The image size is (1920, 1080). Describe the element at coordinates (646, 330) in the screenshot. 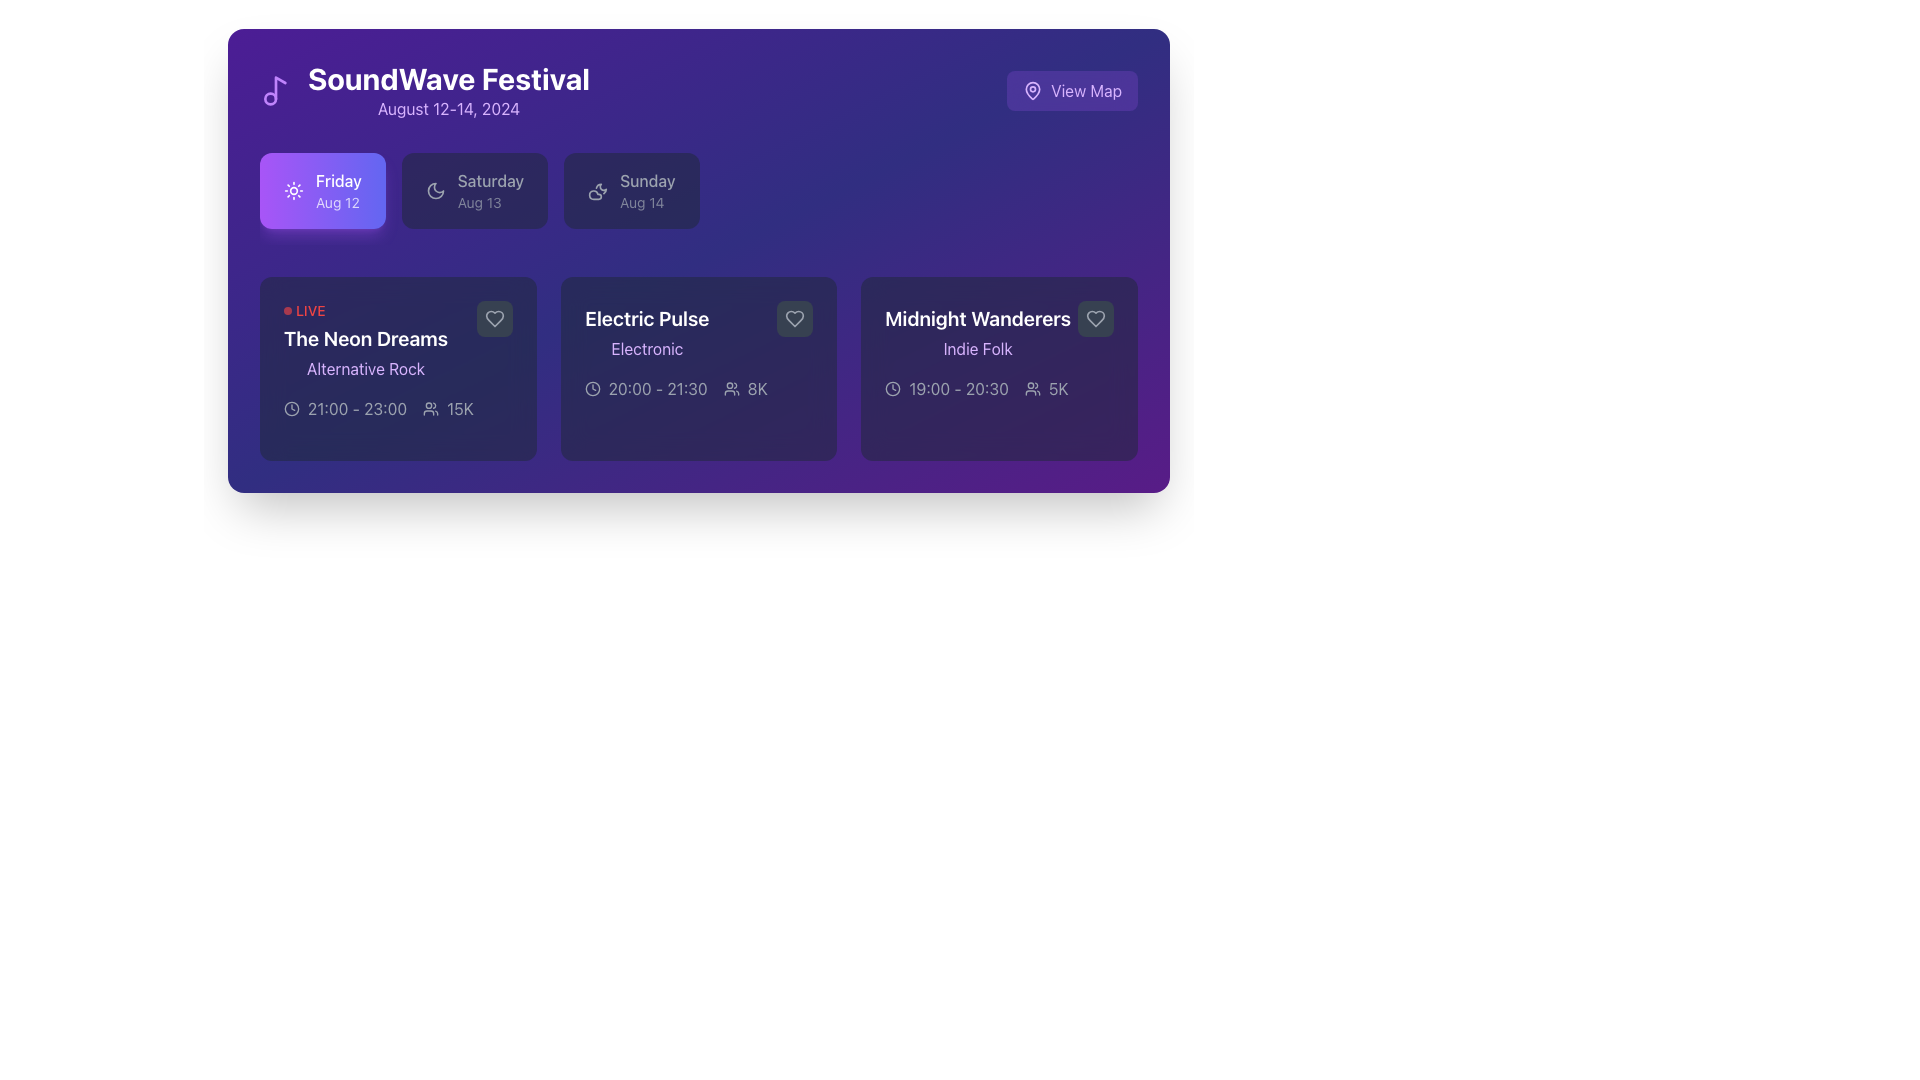

I see `the Text Display that shows 'Electric Pulse' in bold white font and 'Electronic' in smaller light purple font, located in the middle card of a three-card row` at that location.